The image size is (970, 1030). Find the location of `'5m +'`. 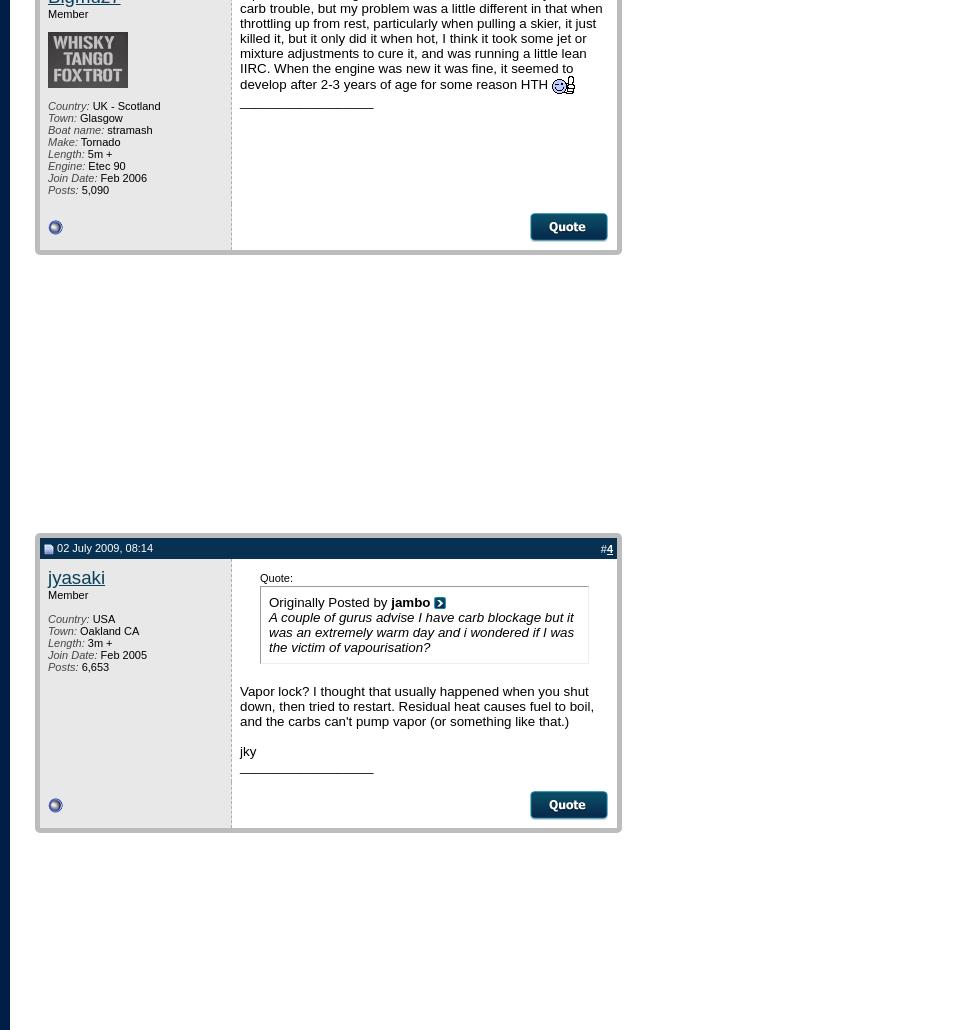

'5m +' is located at coordinates (97, 152).